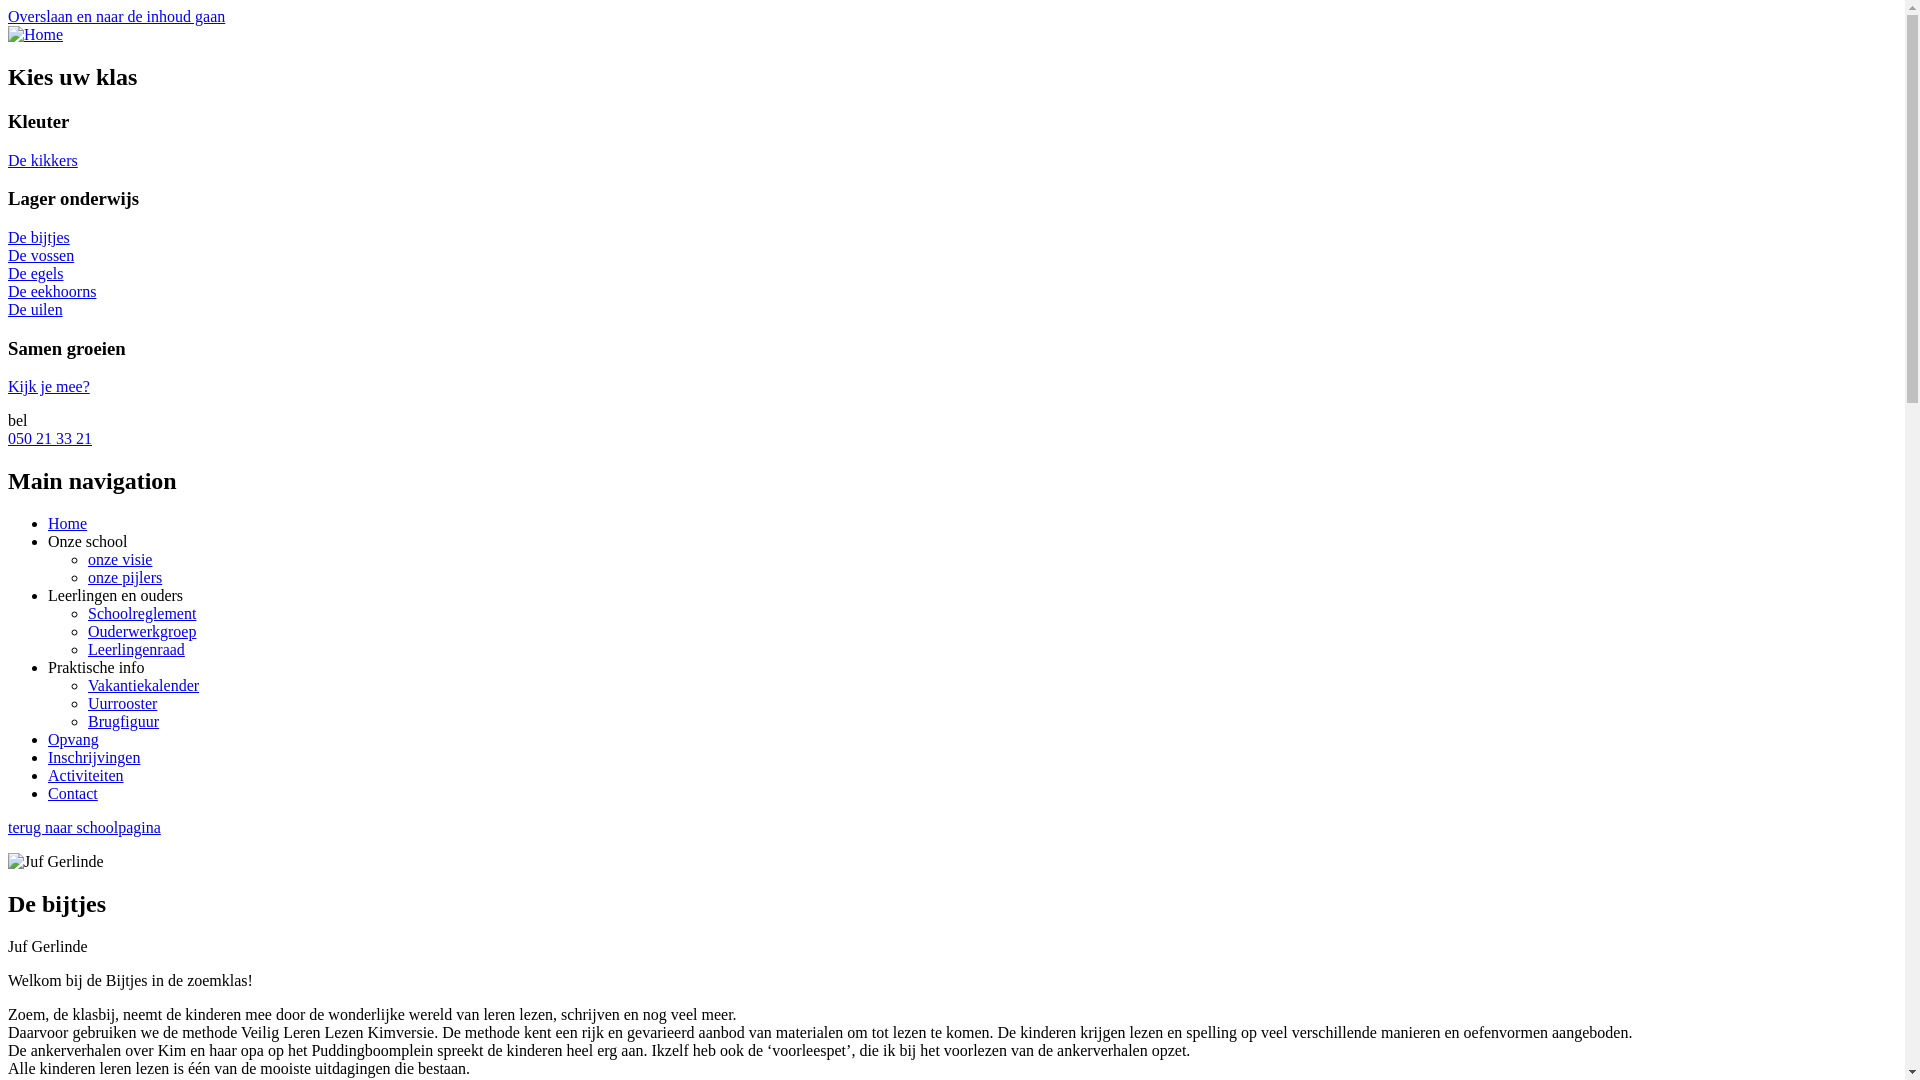  I want to click on 'Inschrijvingen', so click(93, 757).